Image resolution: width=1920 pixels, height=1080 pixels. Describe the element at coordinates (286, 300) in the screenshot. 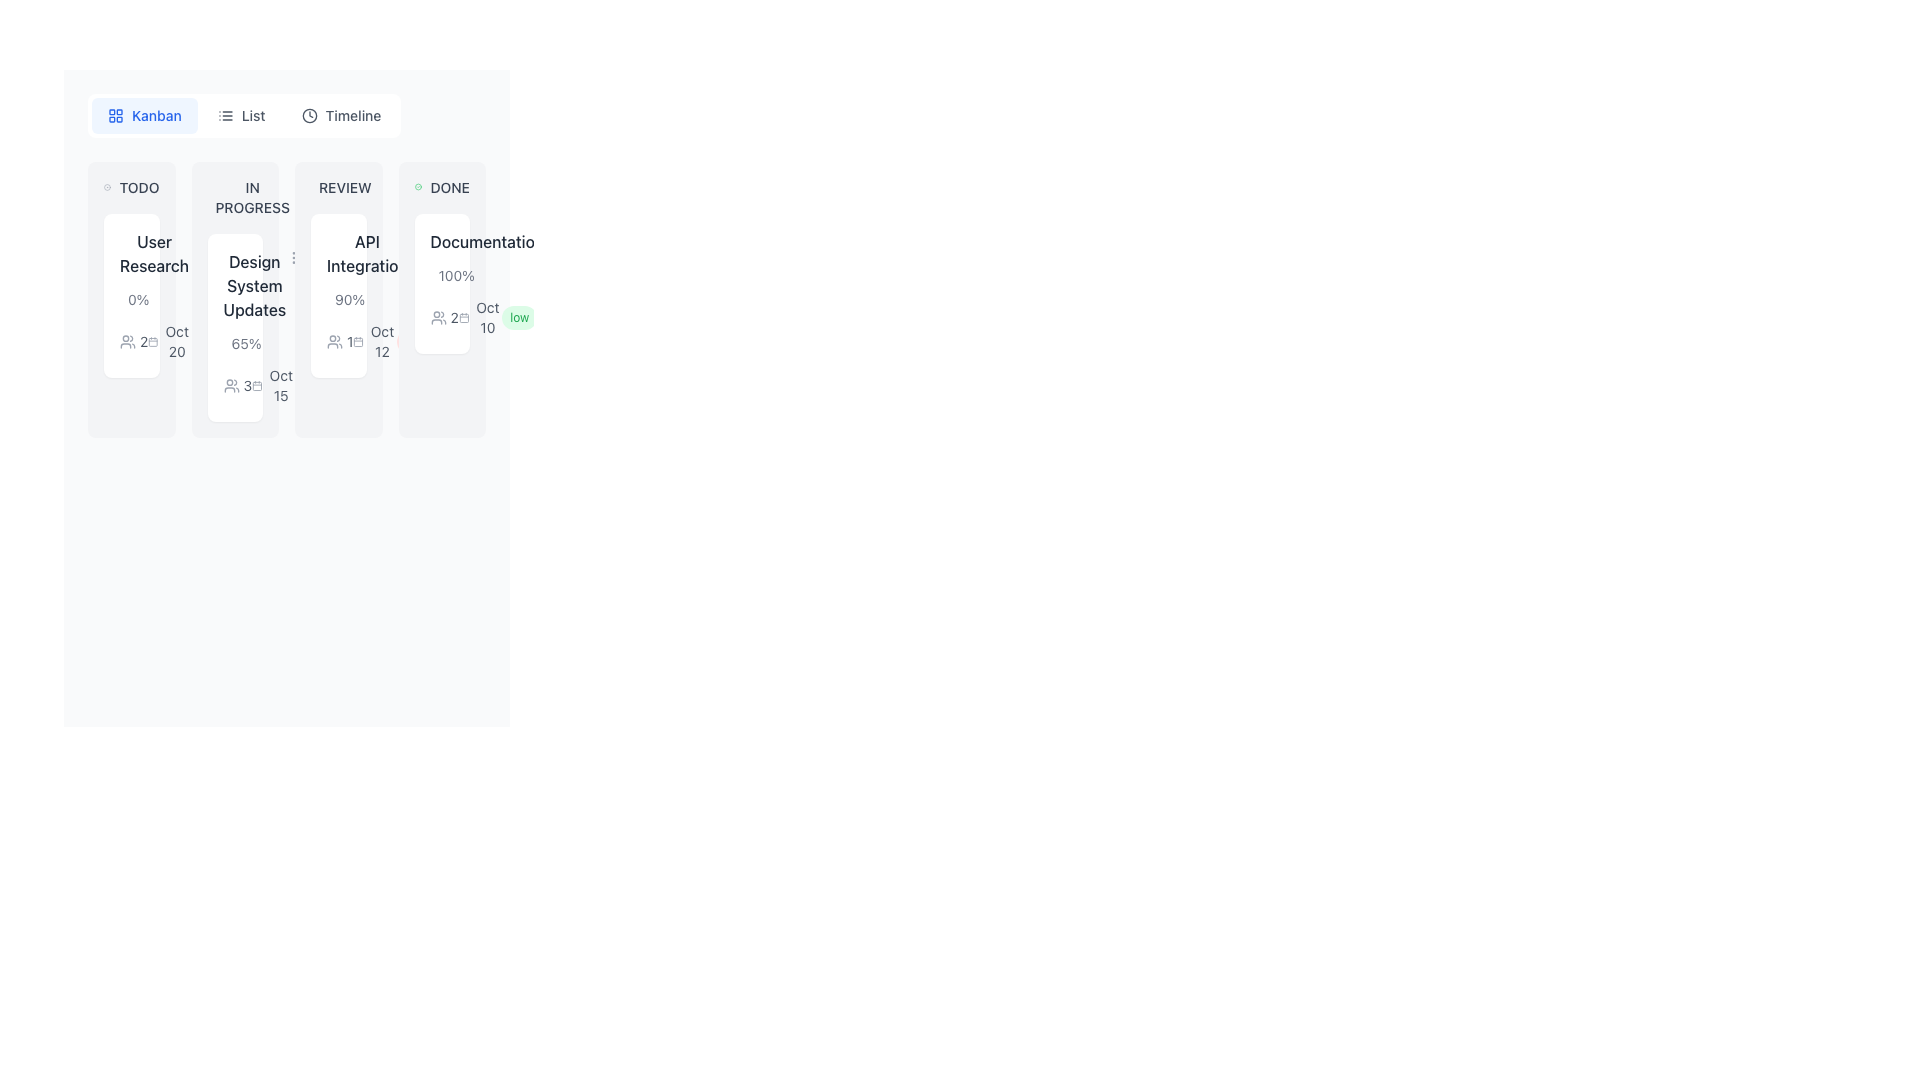

I see `the task card` at that location.